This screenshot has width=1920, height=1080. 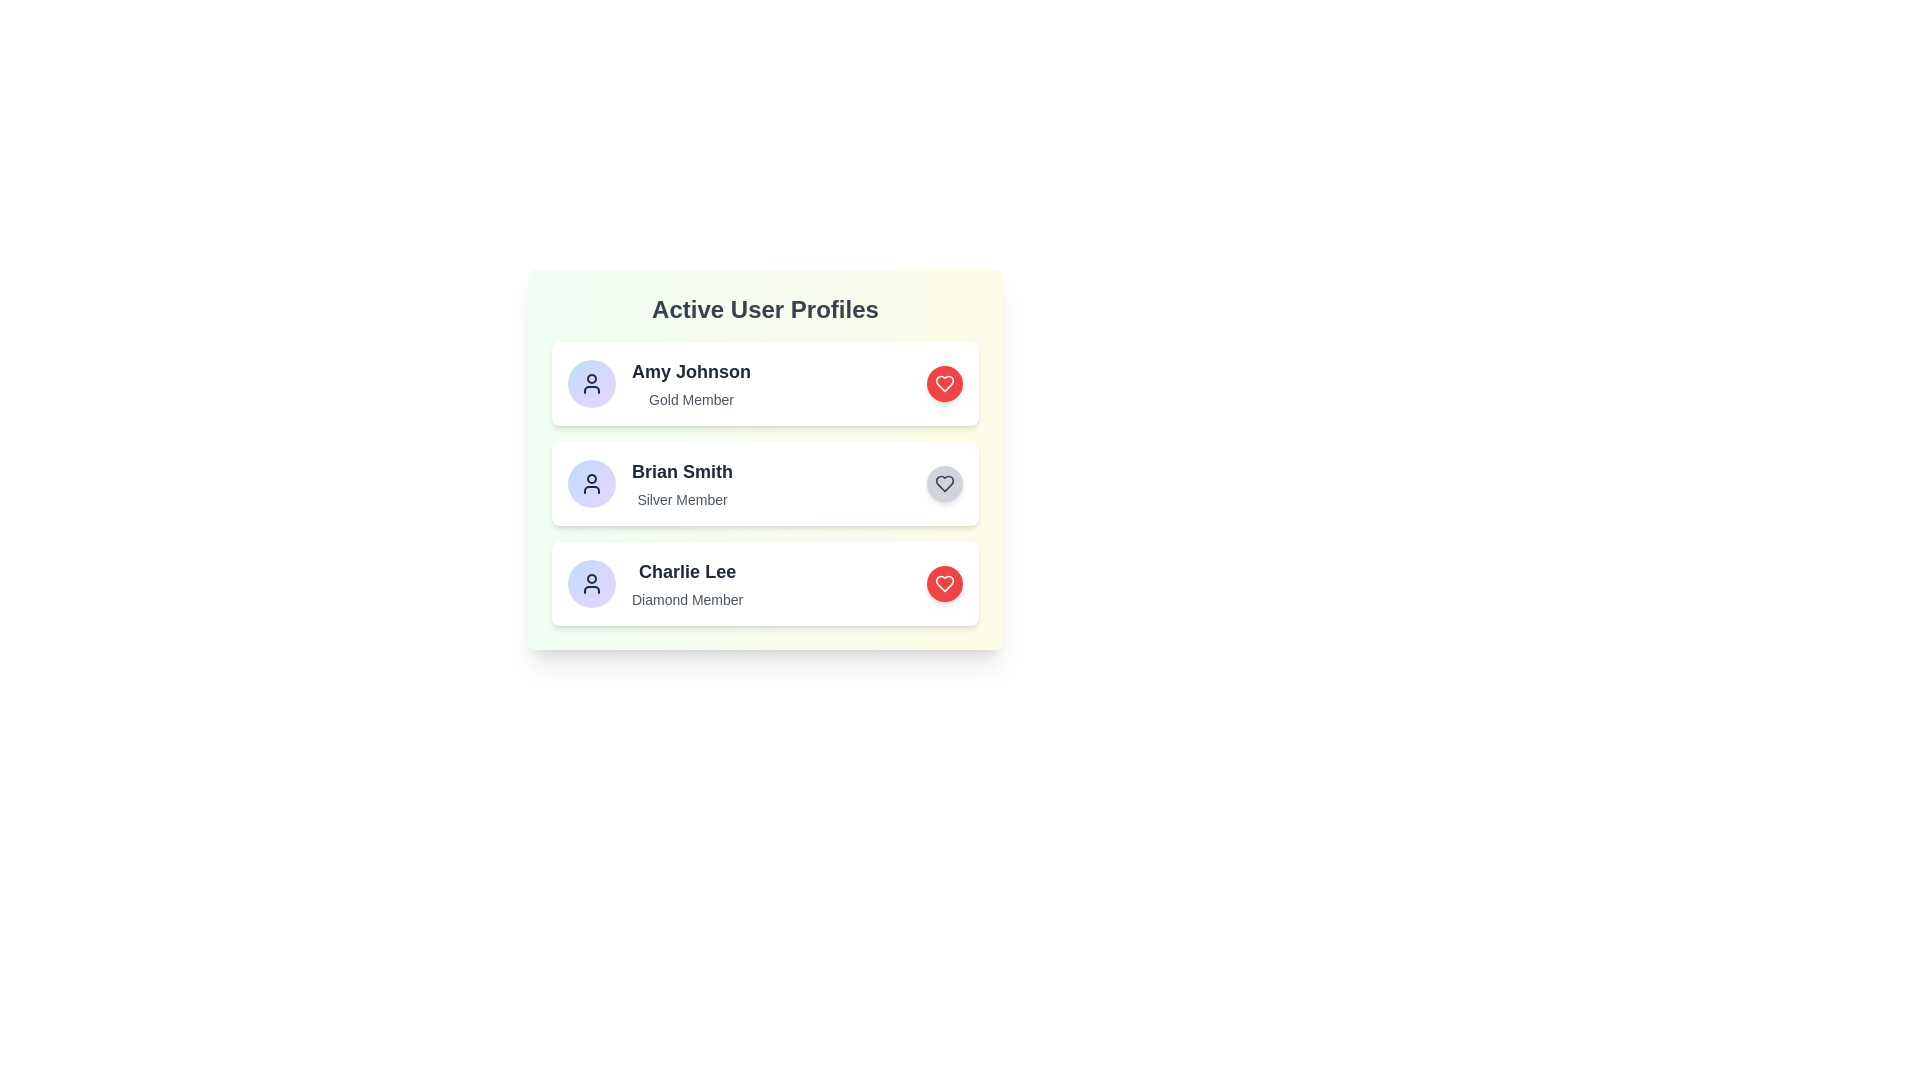 I want to click on the text label indicating the membership status of user Amy Johnson as 'Gold Member', which is positioned directly below the name label in the profile card, so click(x=691, y=400).